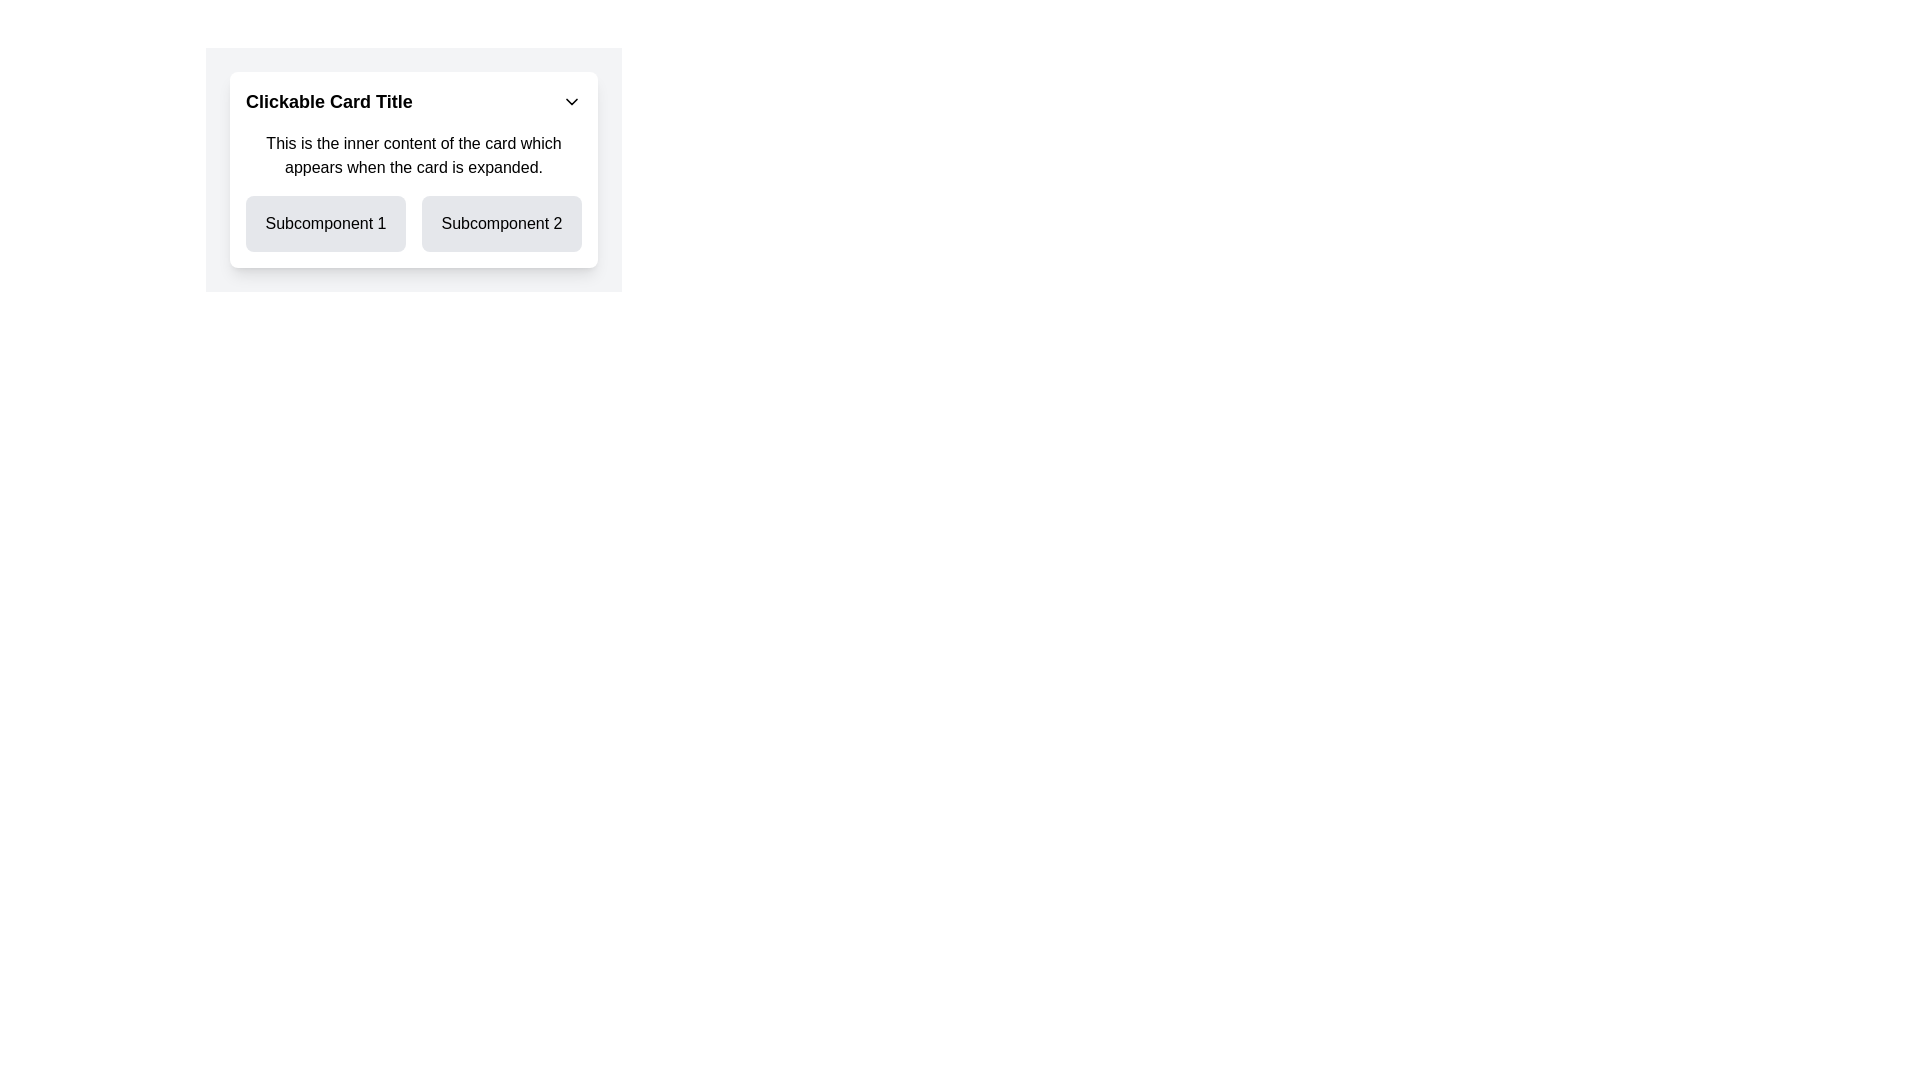 This screenshot has width=1920, height=1080. Describe the element at coordinates (412, 154) in the screenshot. I see `static text content displaying the statement: 'This is the inner content of the card which appears when the card is expanded.' located in the center of the card below the card's title` at that location.